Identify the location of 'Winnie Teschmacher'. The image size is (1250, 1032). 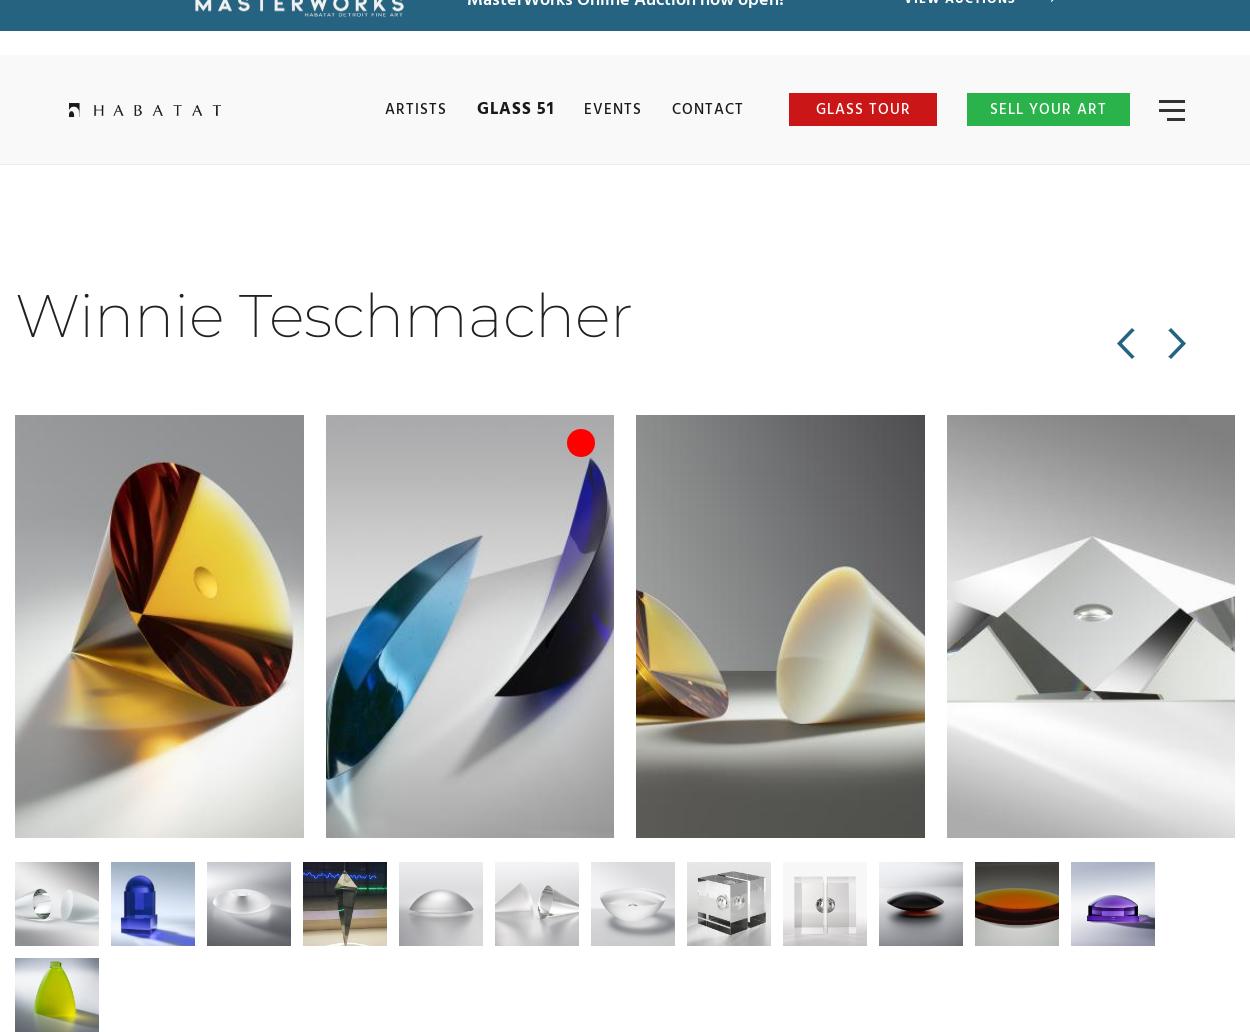
(323, 315).